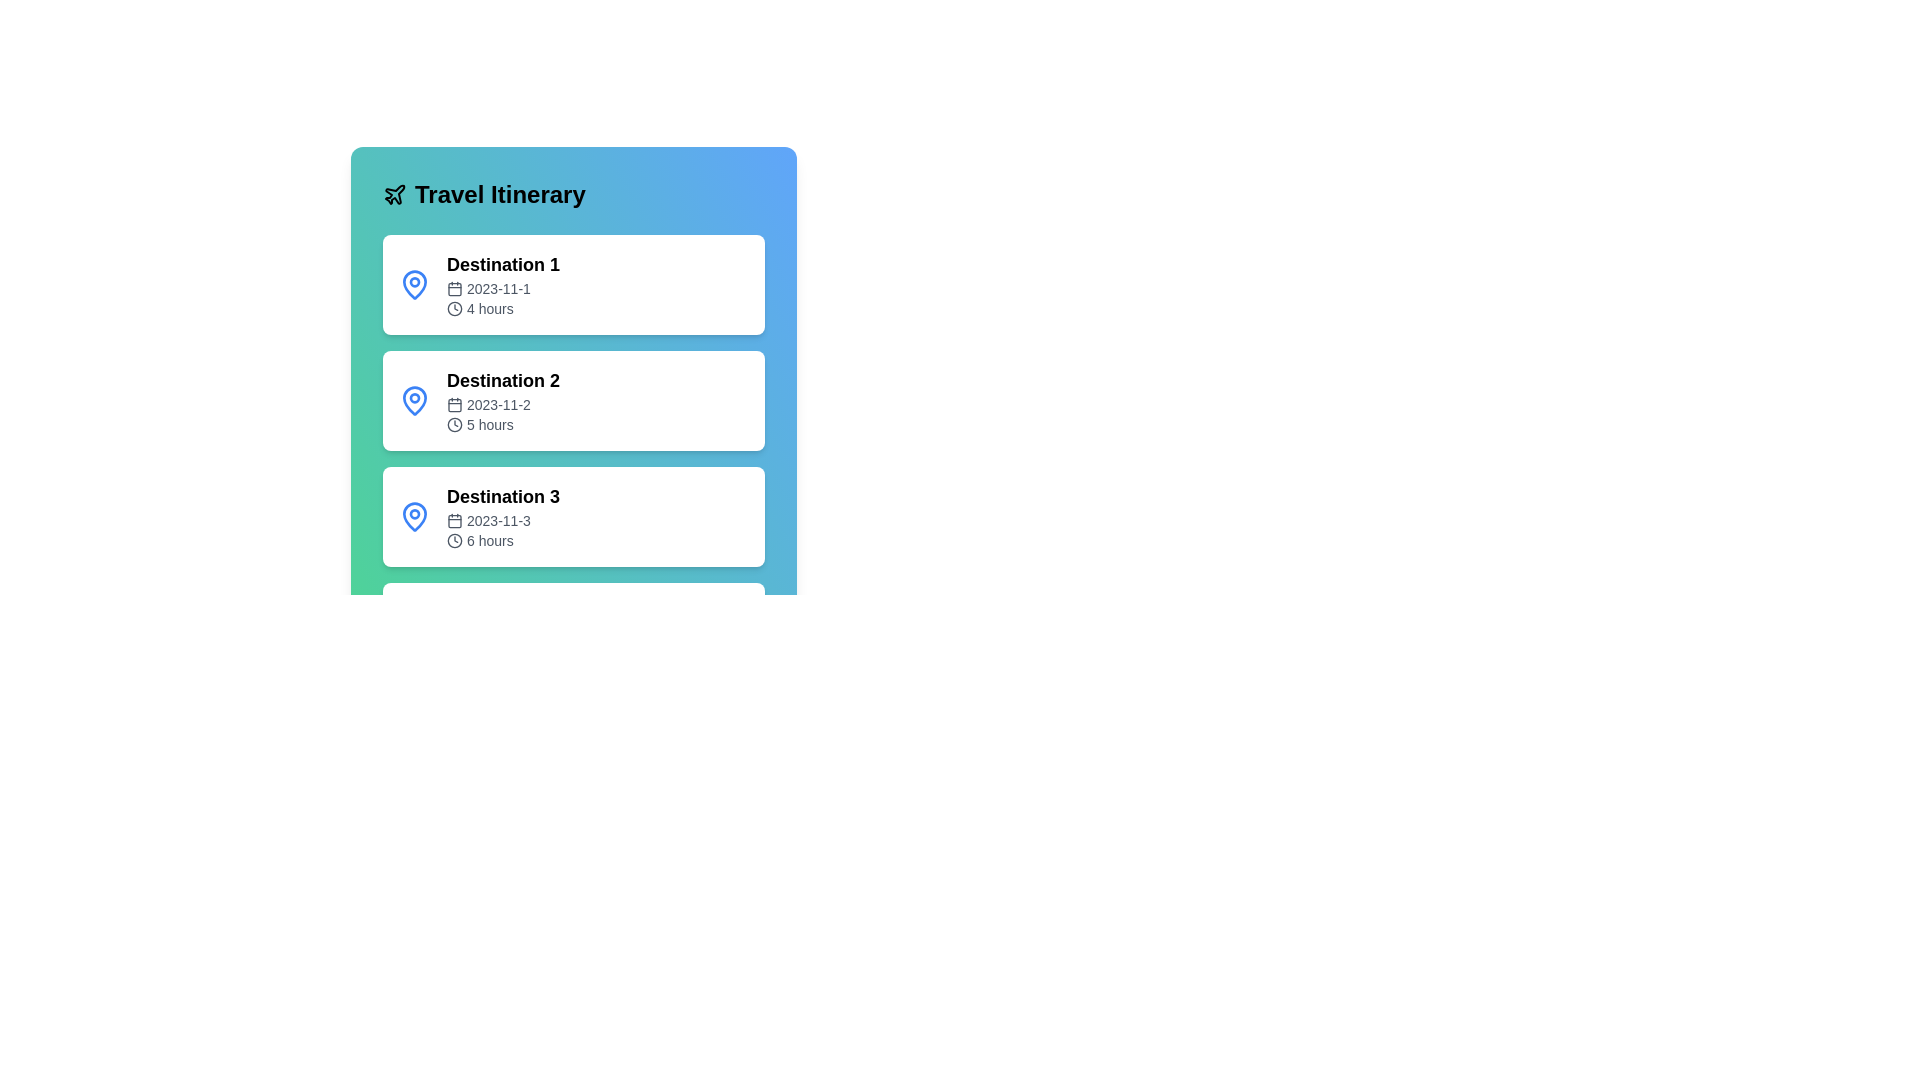  I want to click on the calendar icon located next to the text '2023-11-1' in the first entry of the list labeled 'Destination 1', so click(454, 289).